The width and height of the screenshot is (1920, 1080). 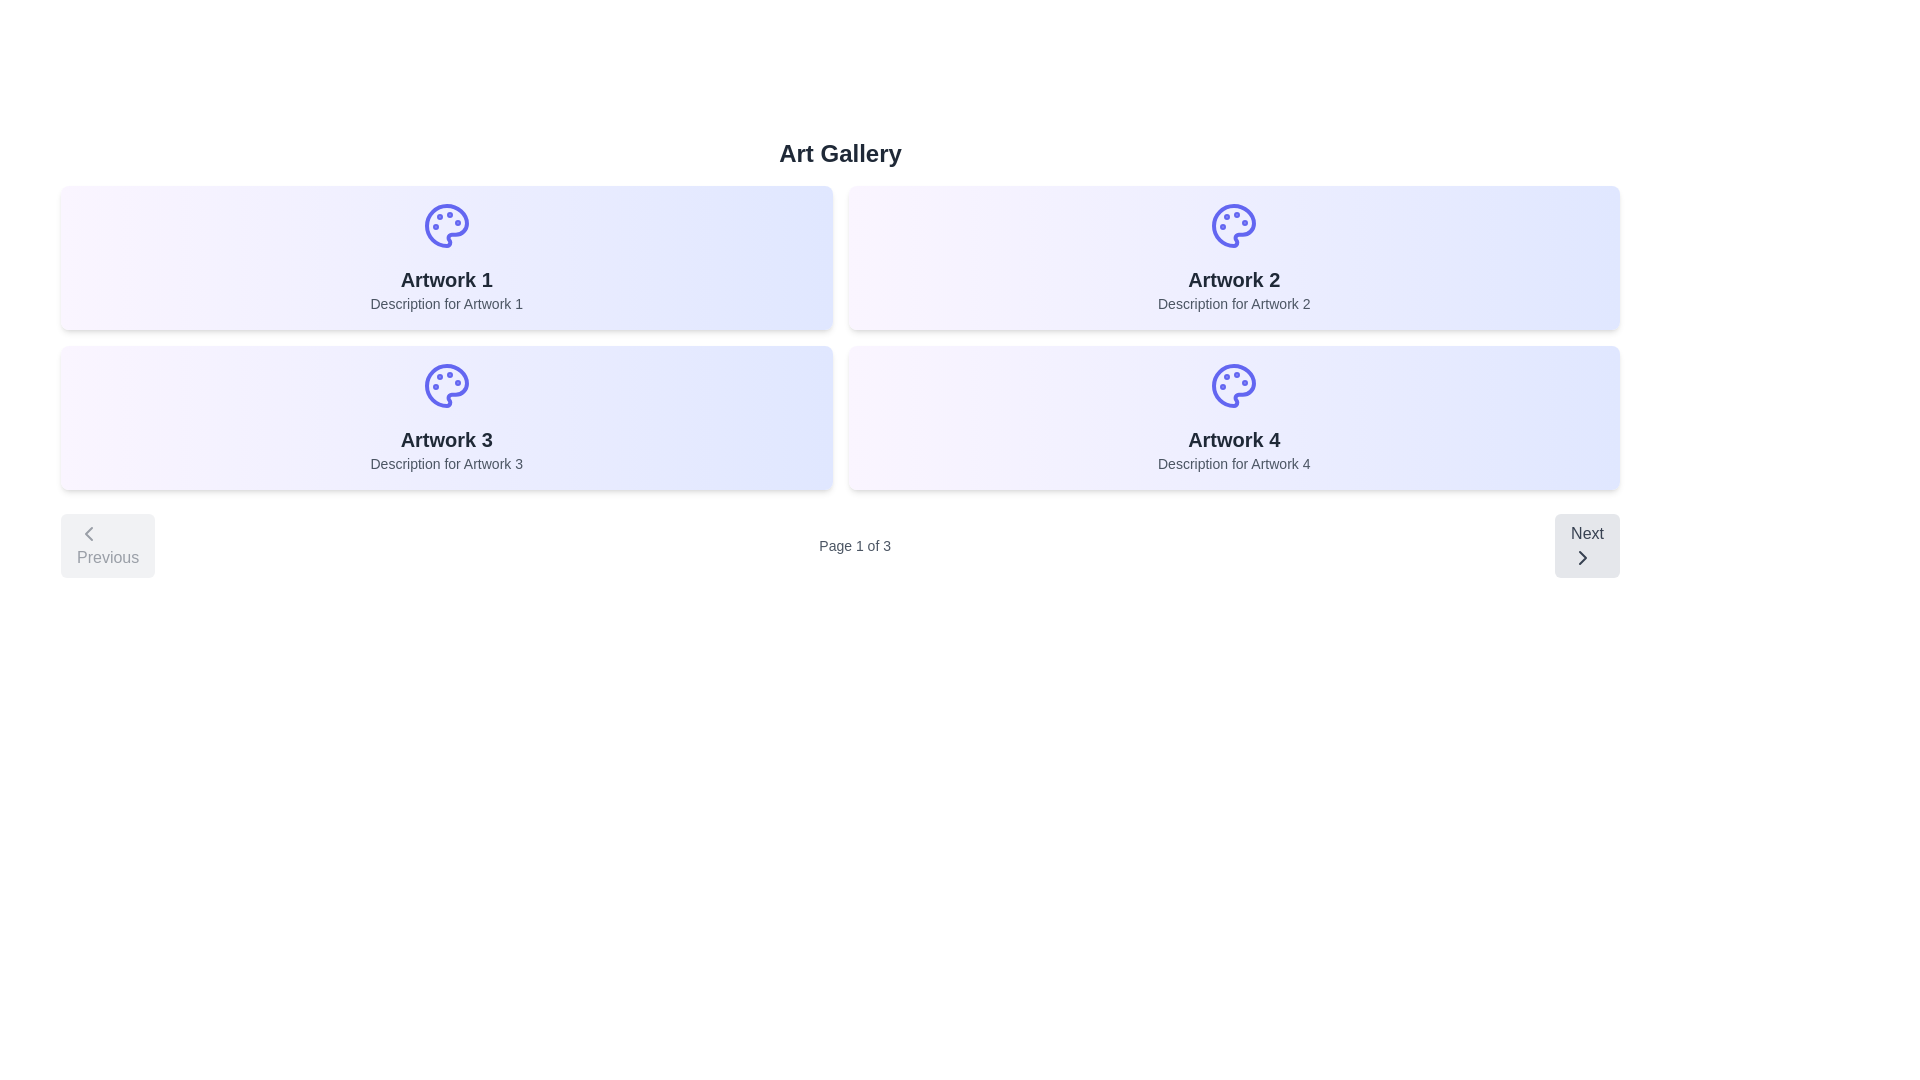 What do you see at coordinates (855, 546) in the screenshot?
I see `text label displaying 'Page 1 of 3' which is styled in small gray-colored font and positioned centrally between the 'Previous' and 'Next' buttons` at bounding box center [855, 546].